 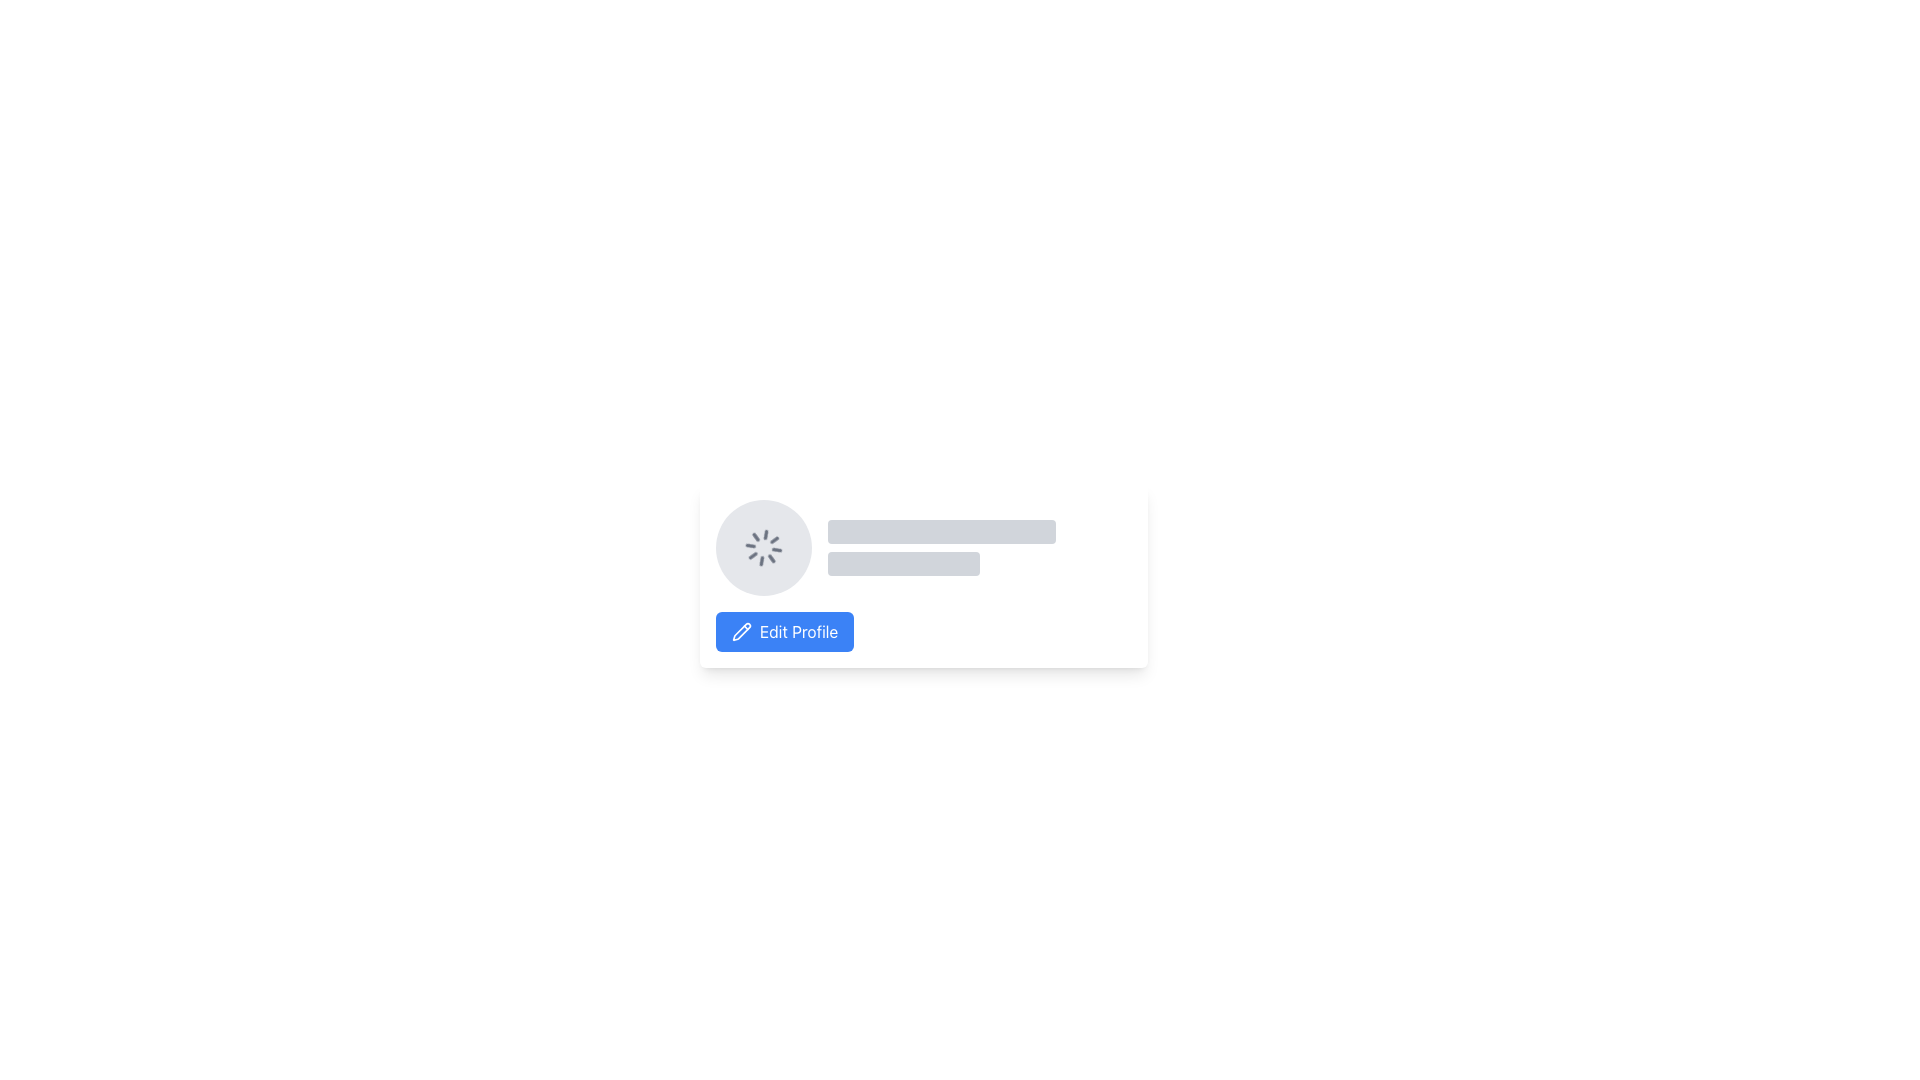 What do you see at coordinates (798, 632) in the screenshot?
I see `the 'Edit Profile' button, which is a blue rectangular button with rounded corners located at the bottom-left corner of a card` at bounding box center [798, 632].